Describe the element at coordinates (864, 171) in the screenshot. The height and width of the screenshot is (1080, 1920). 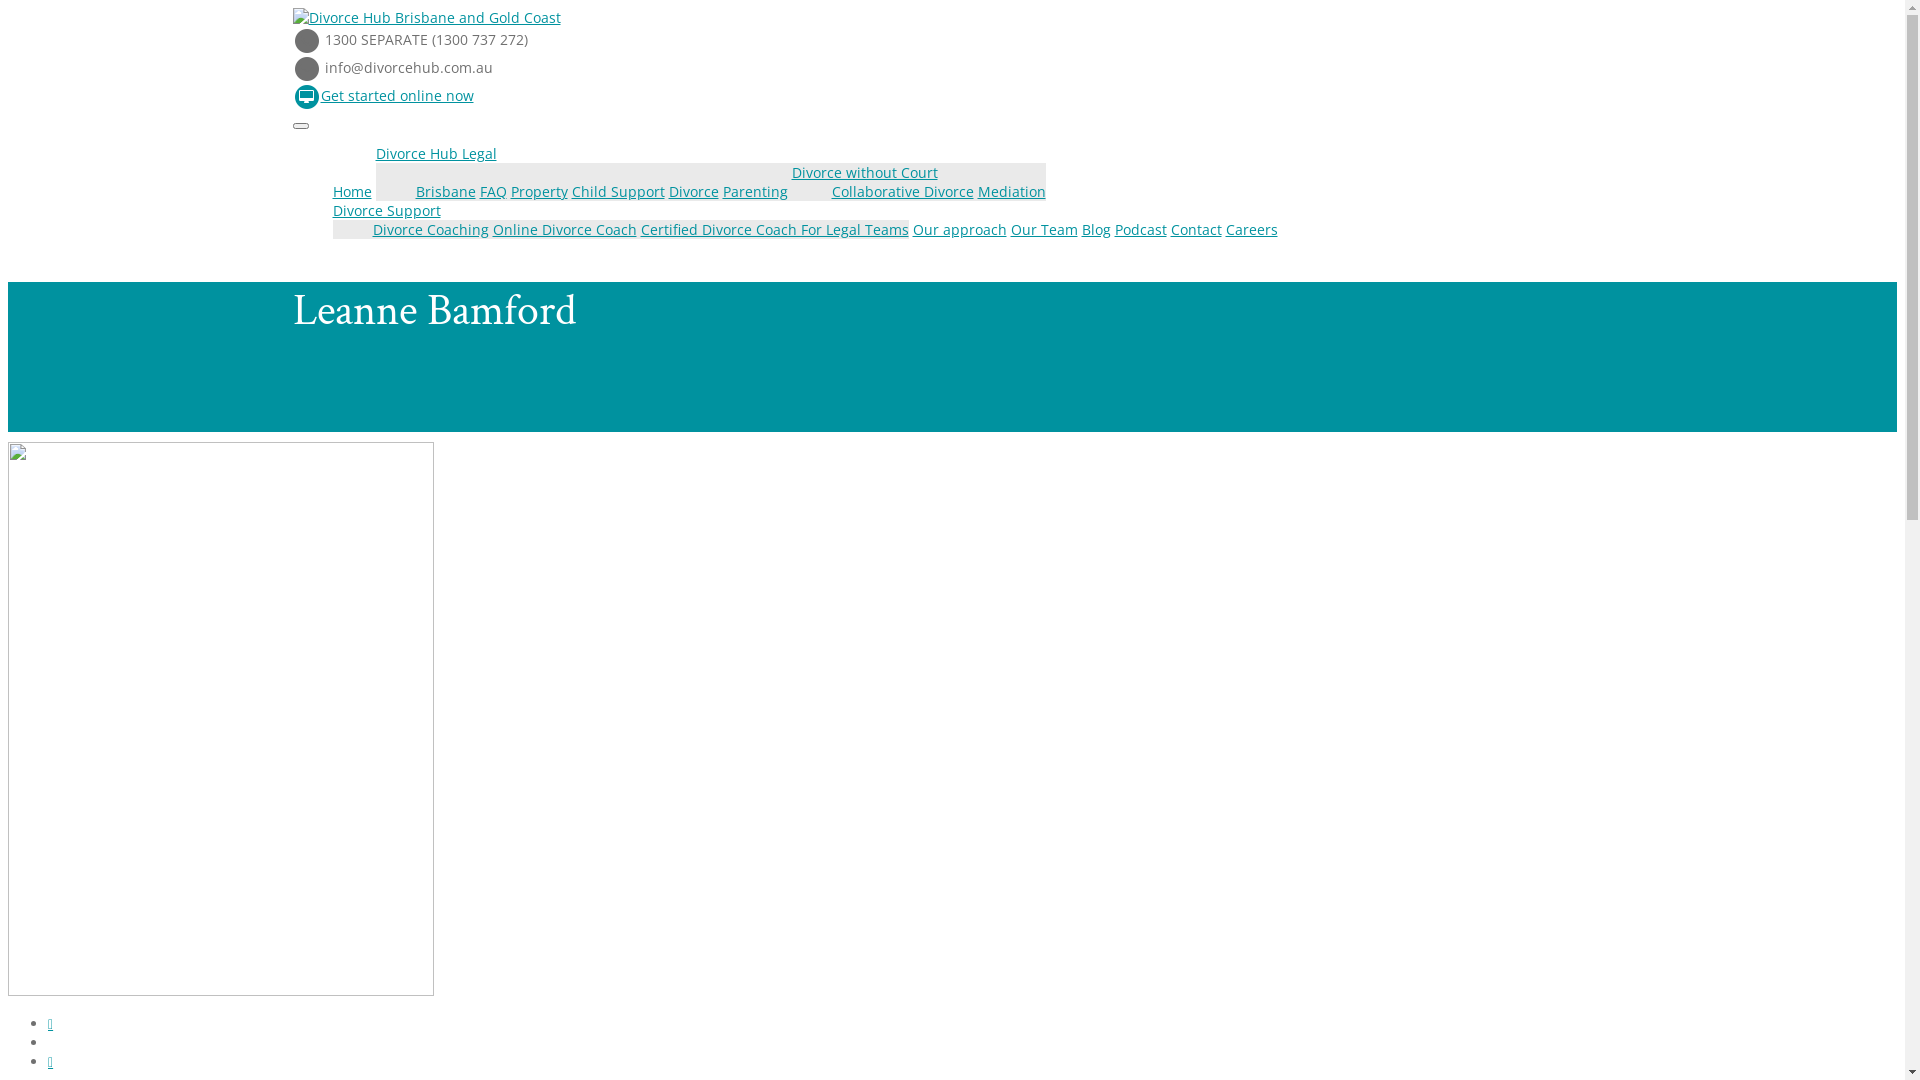
I see `'Divorce without Court'` at that location.